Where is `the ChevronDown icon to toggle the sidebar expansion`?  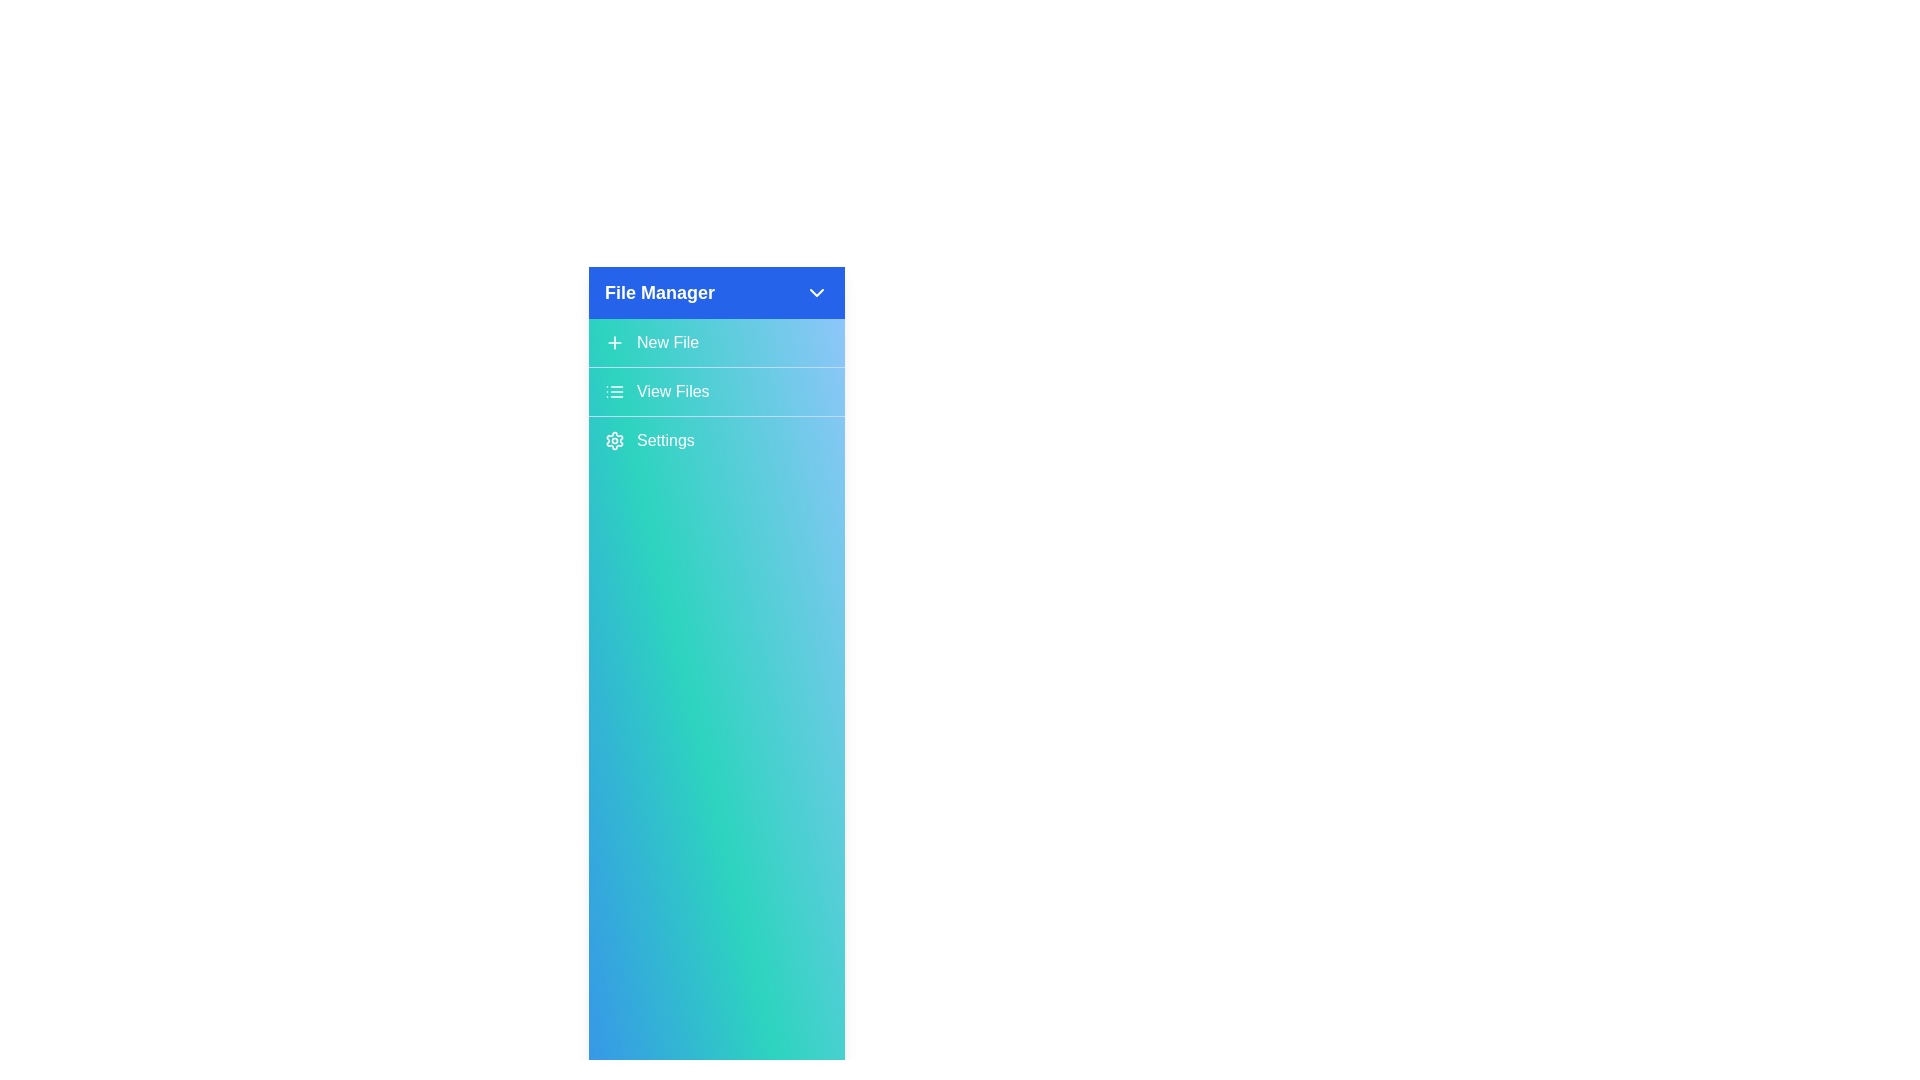
the ChevronDown icon to toggle the sidebar expansion is located at coordinates (816, 293).